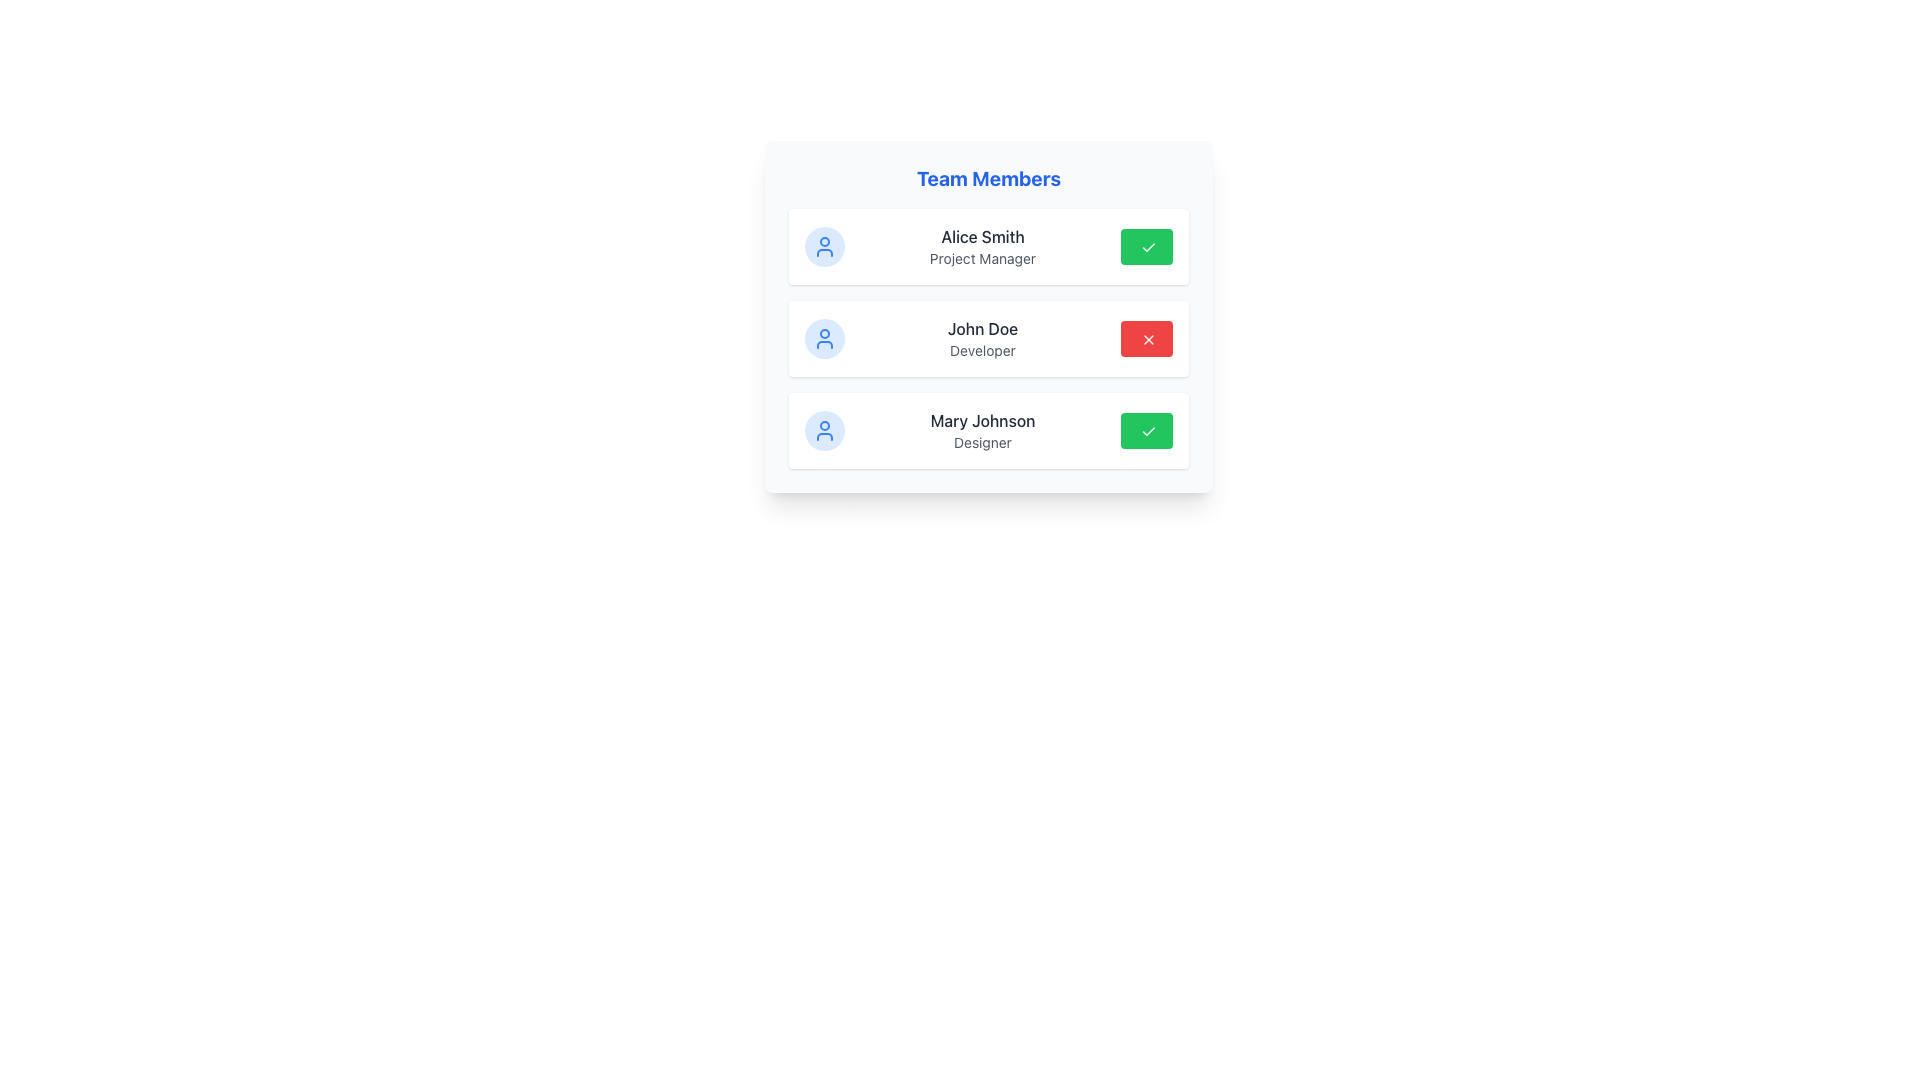 The height and width of the screenshot is (1080, 1920). Describe the element at coordinates (983, 350) in the screenshot. I see `the 'Developer' text label, which is a small, light gray font displayed underneath 'John Doe' in the 'Team Members' list` at that location.